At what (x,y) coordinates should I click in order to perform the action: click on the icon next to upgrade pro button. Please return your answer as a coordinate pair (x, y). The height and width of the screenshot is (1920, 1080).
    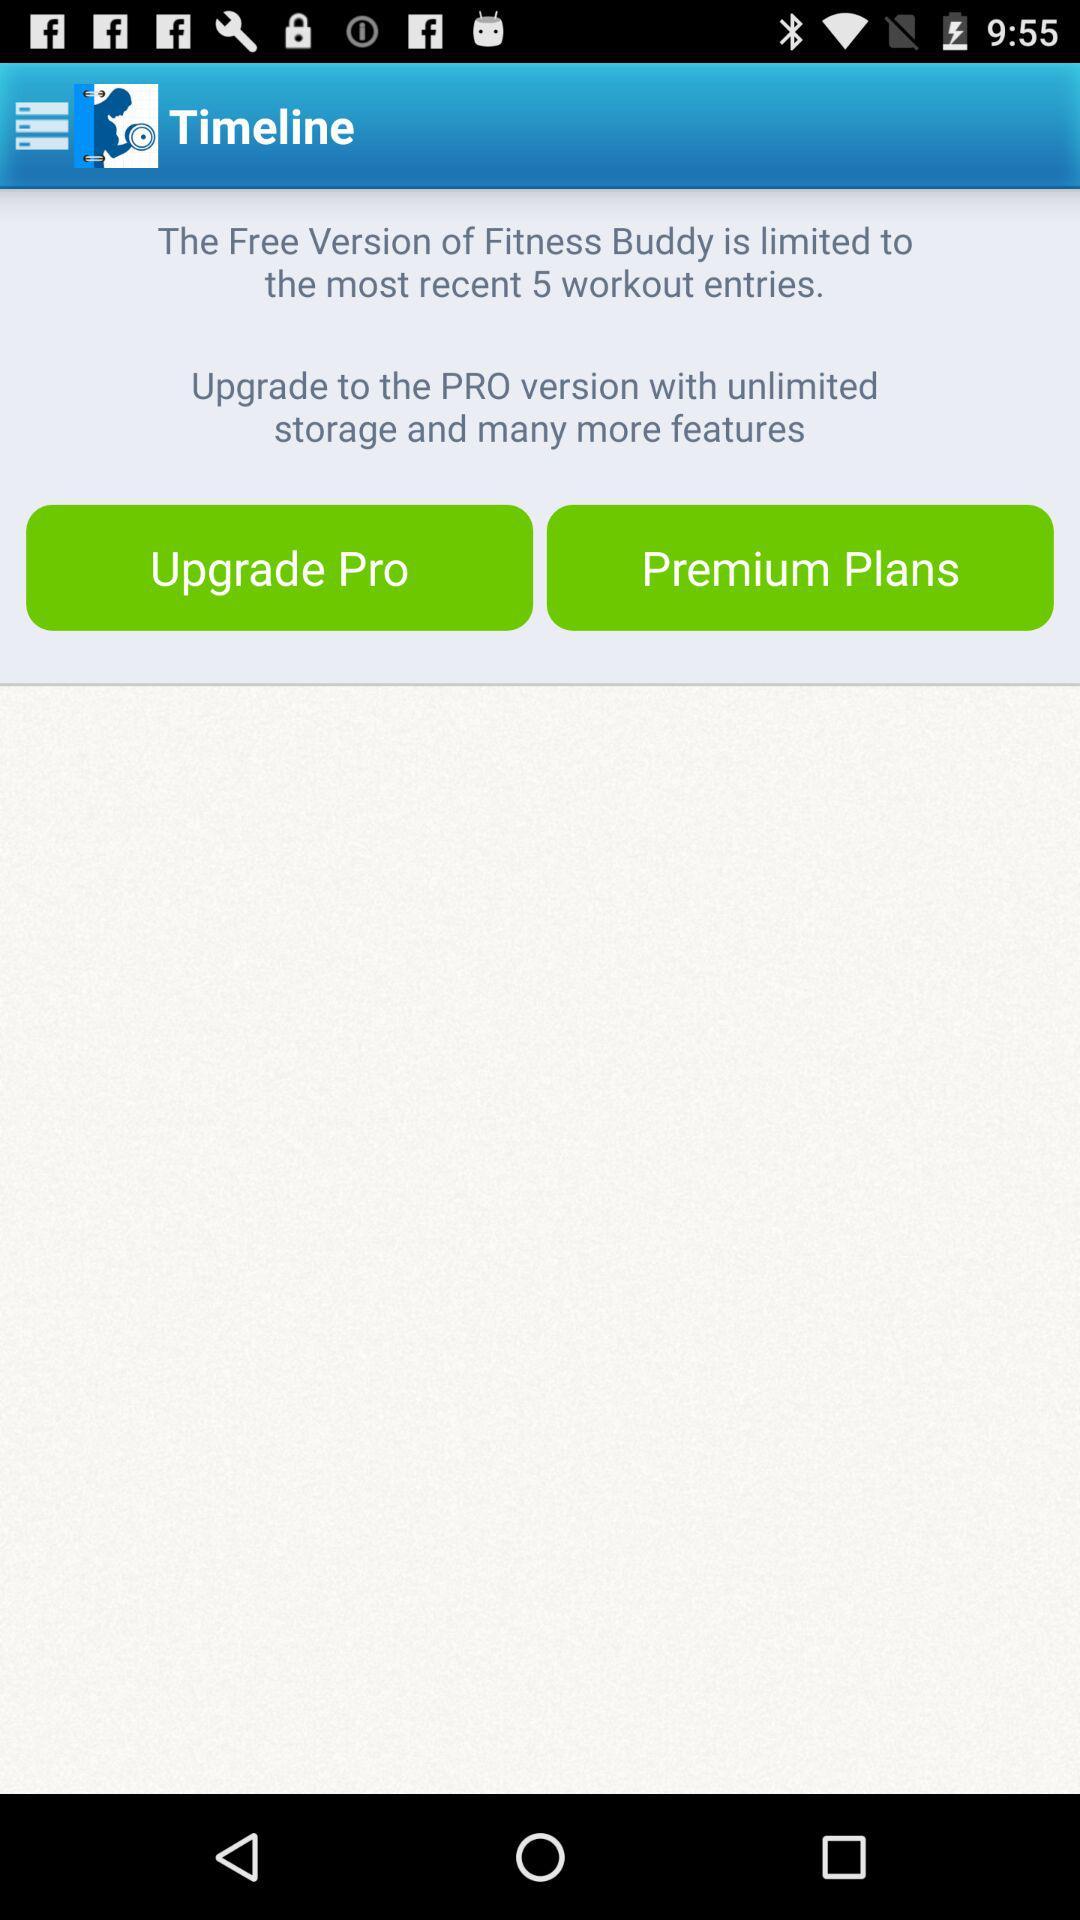
    Looking at the image, I should click on (799, 566).